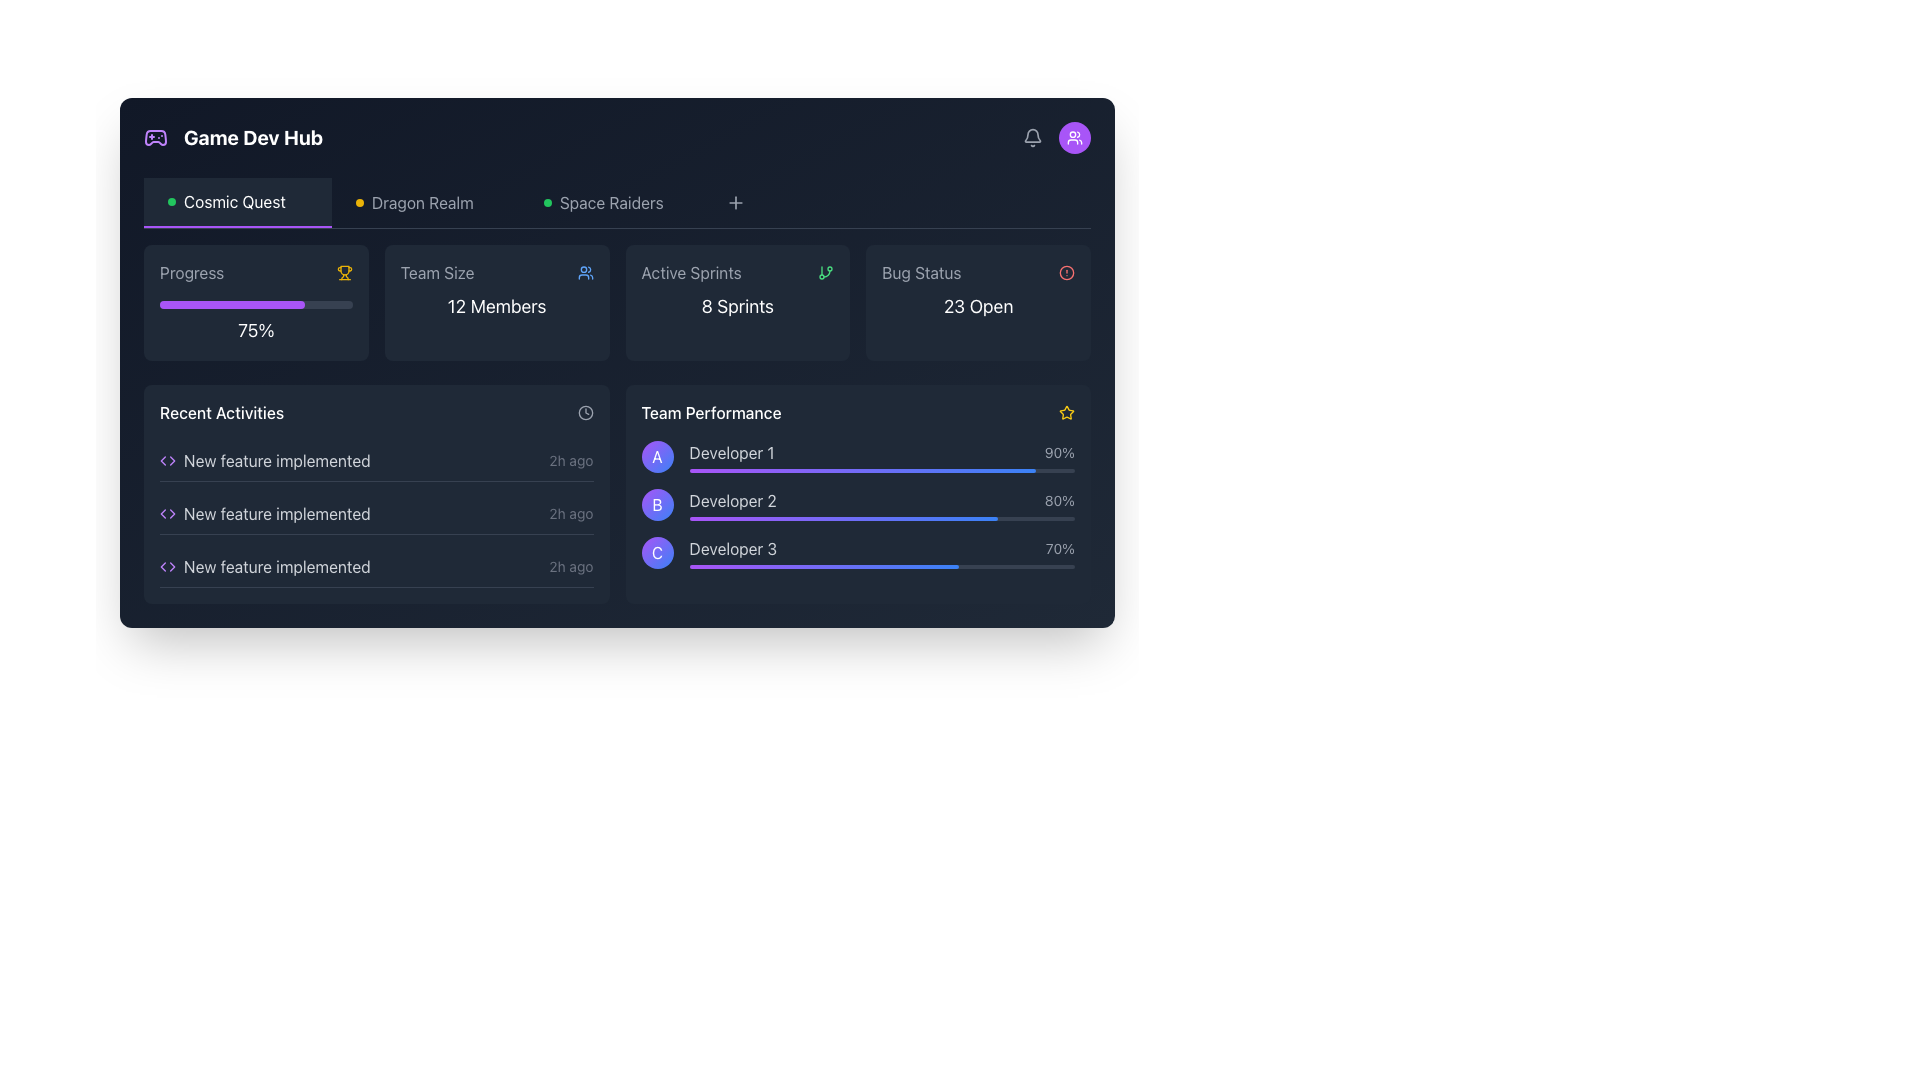 Image resolution: width=1920 pixels, height=1080 pixels. Describe the element at coordinates (276, 461) in the screenshot. I see `text label indicating an activity related to a new feature implementation, which is the first item in the 'Recent Activities' section, located to the right of a small purple icon resembling code brackets` at that location.